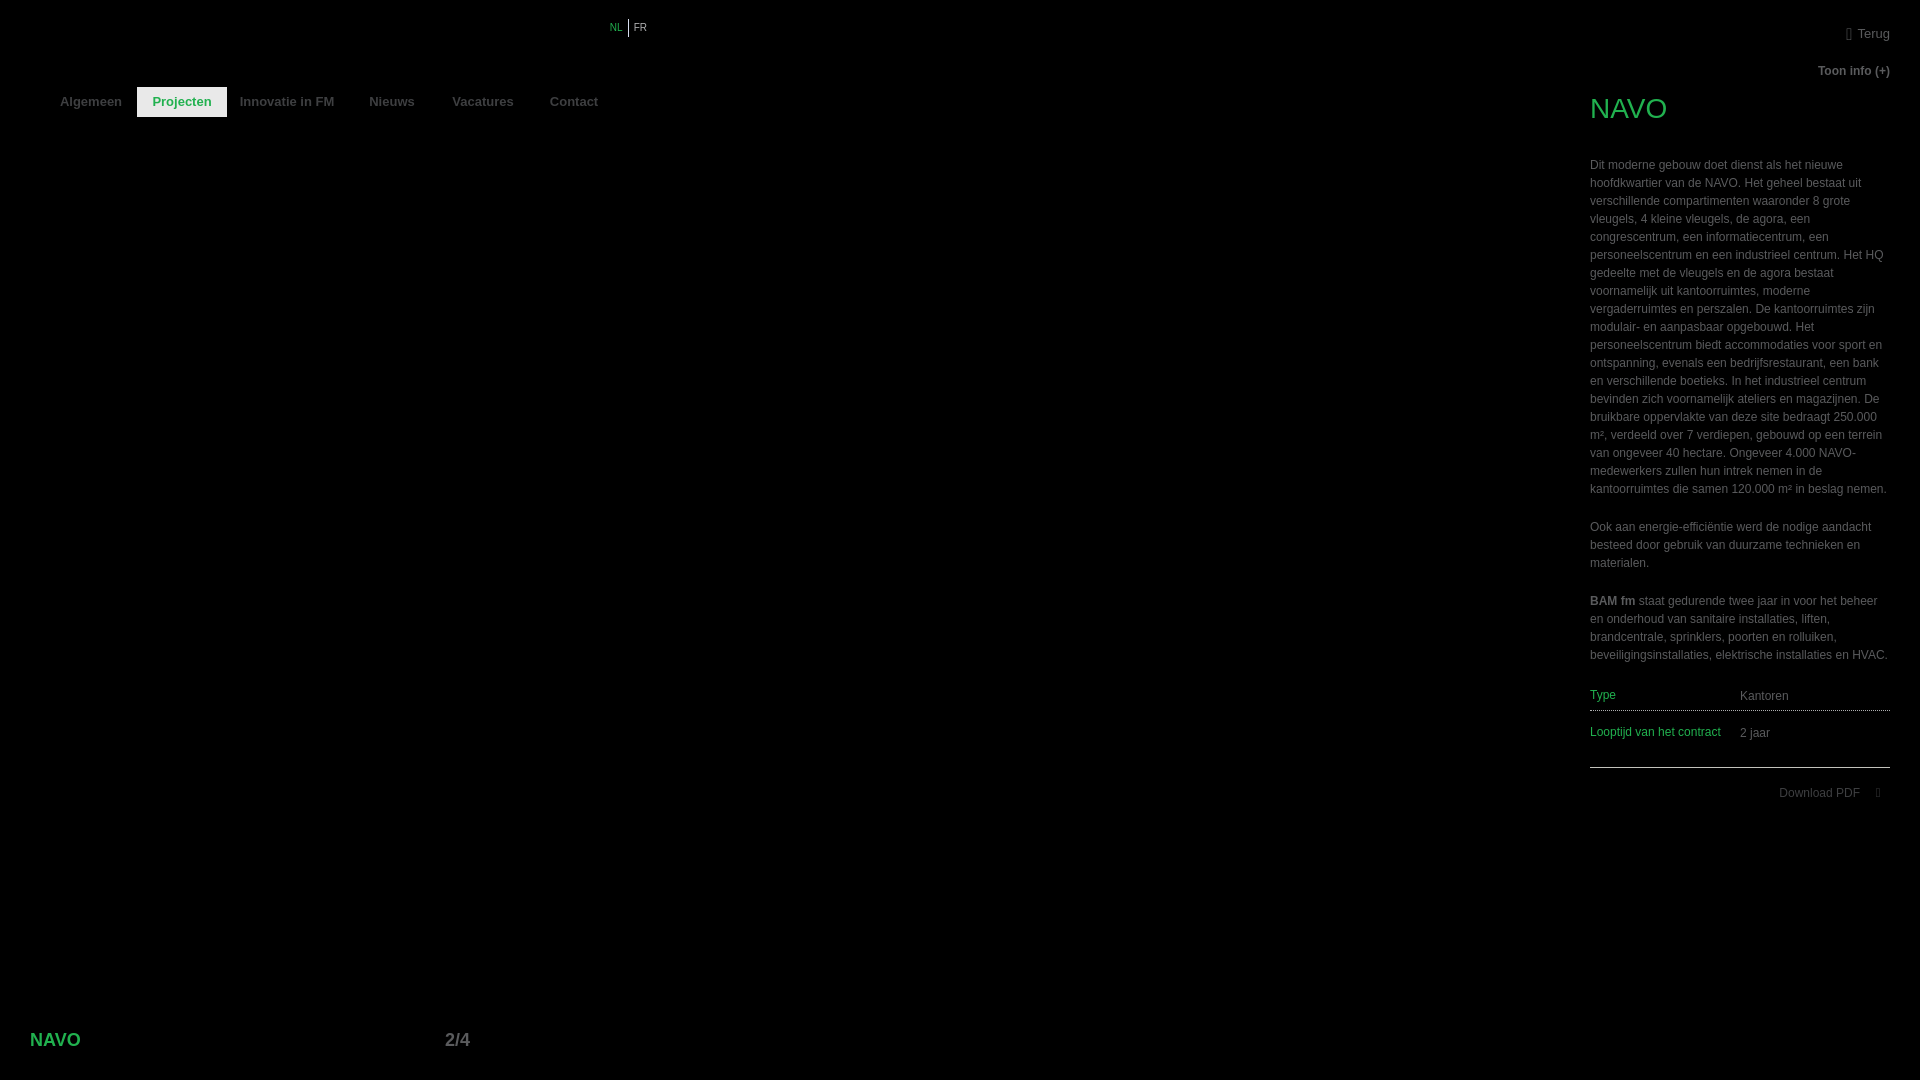  Describe the element at coordinates (615, 27) in the screenshot. I see `'NL'` at that location.